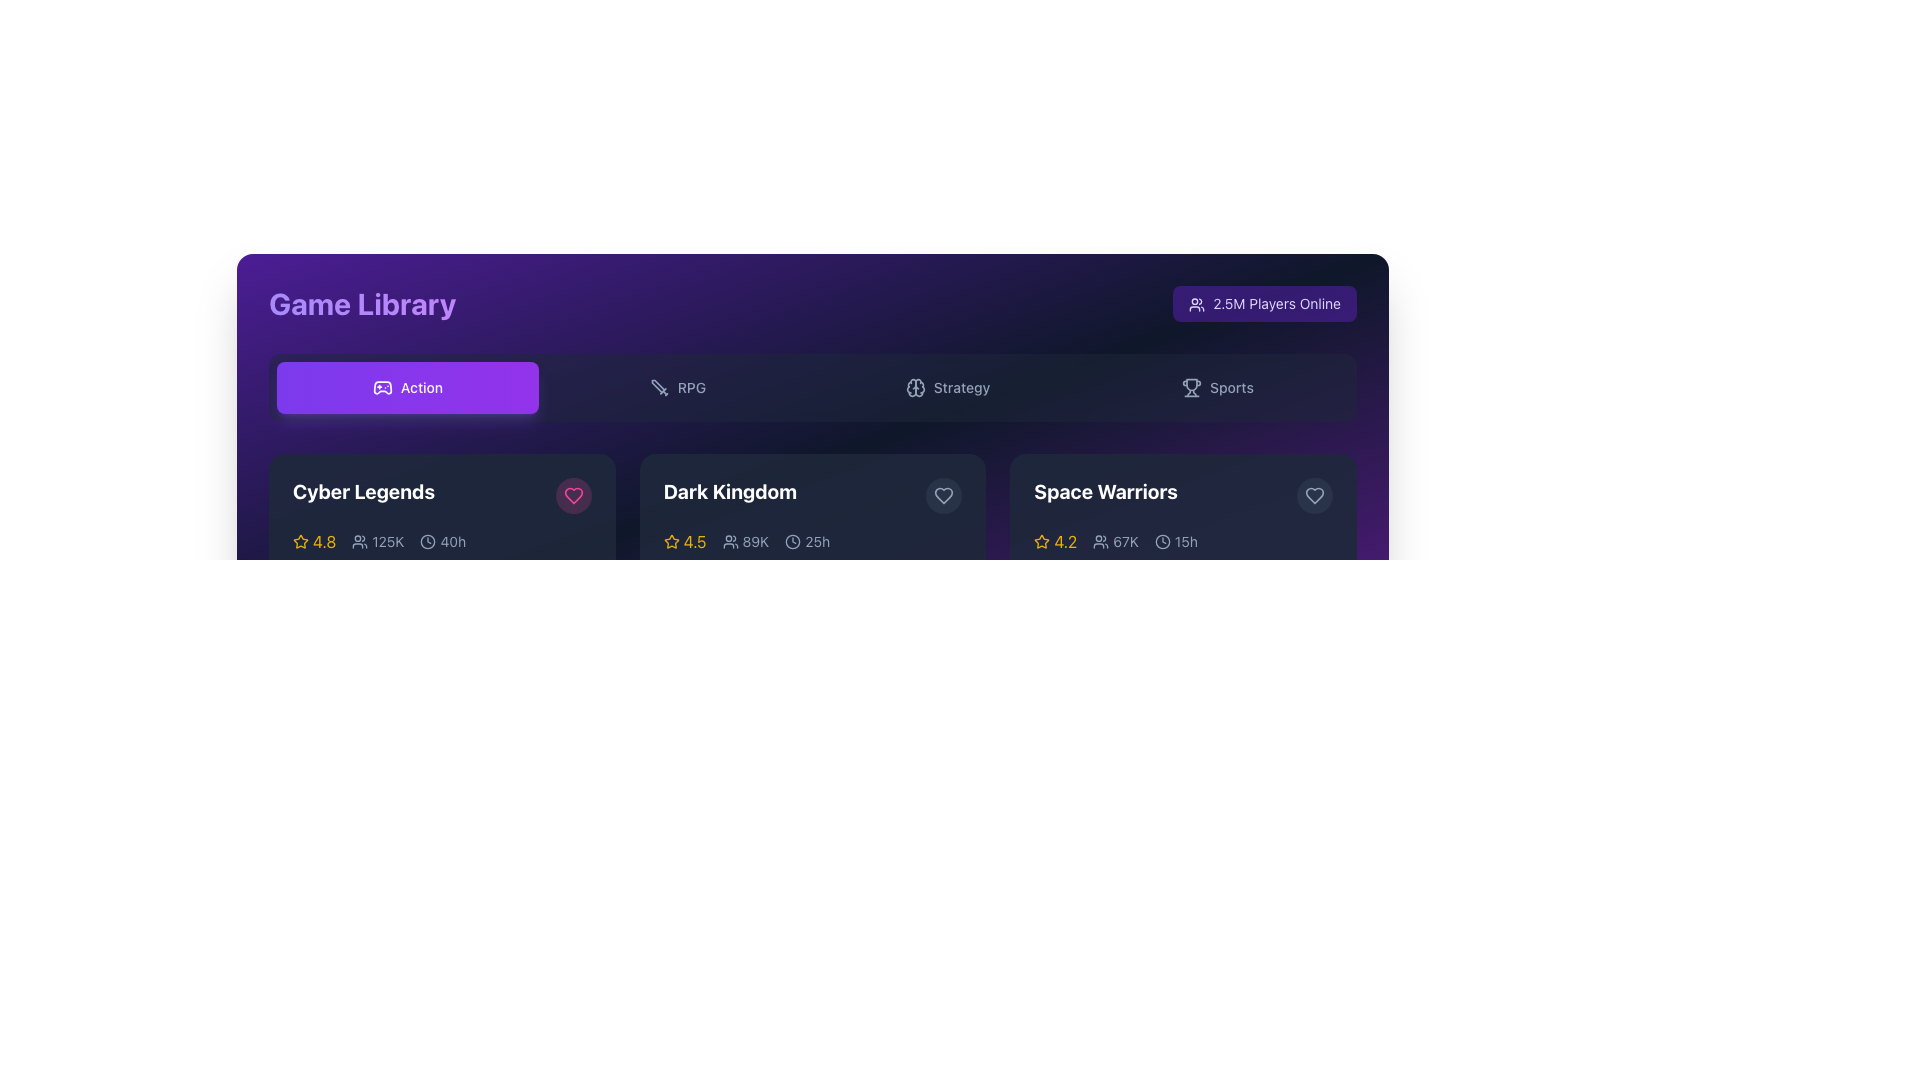 The height and width of the screenshot is (1080, 1920). Describe the element at coordinates (1264, 304) in the screenshot. I see `the Text Label displaying '2.5M Players Online' alongside the group icon using assistive technologies` at that location.